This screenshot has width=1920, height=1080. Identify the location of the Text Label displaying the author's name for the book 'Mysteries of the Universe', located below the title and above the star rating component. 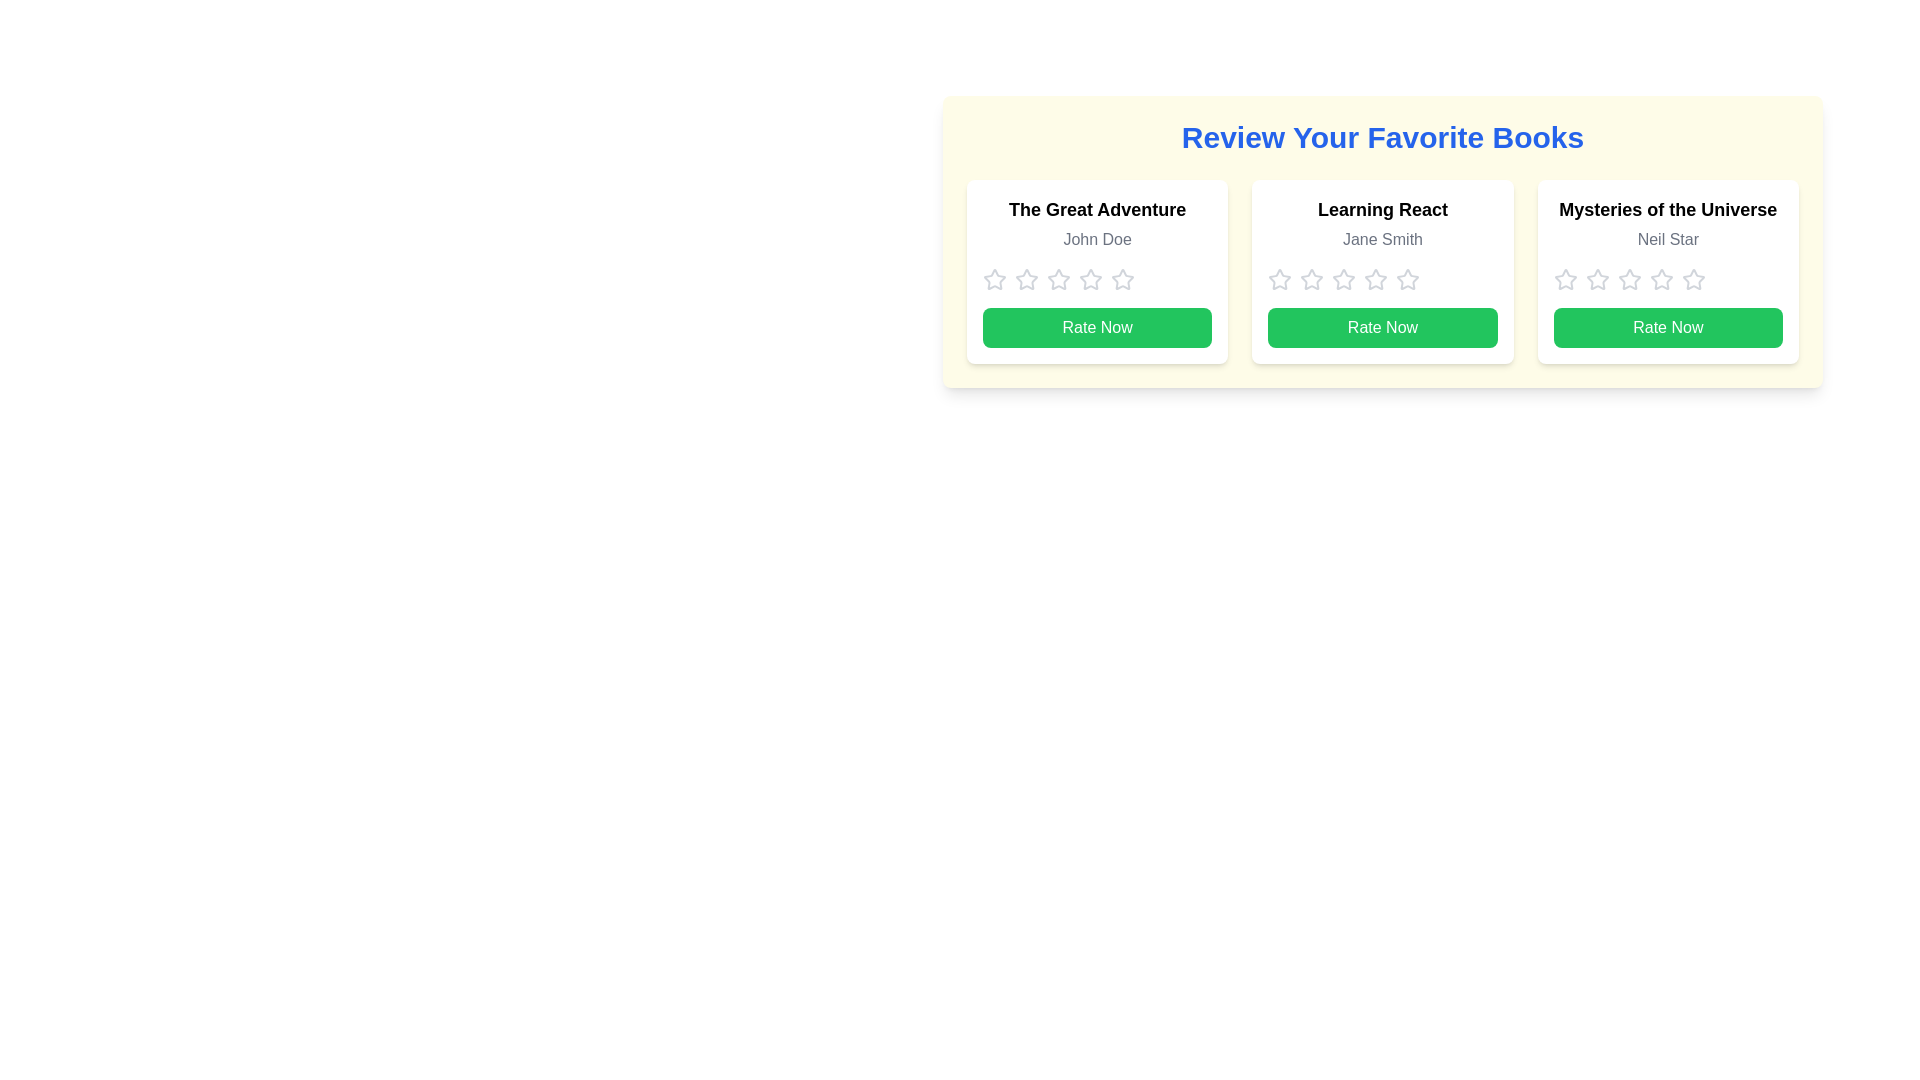
(1668, 238).